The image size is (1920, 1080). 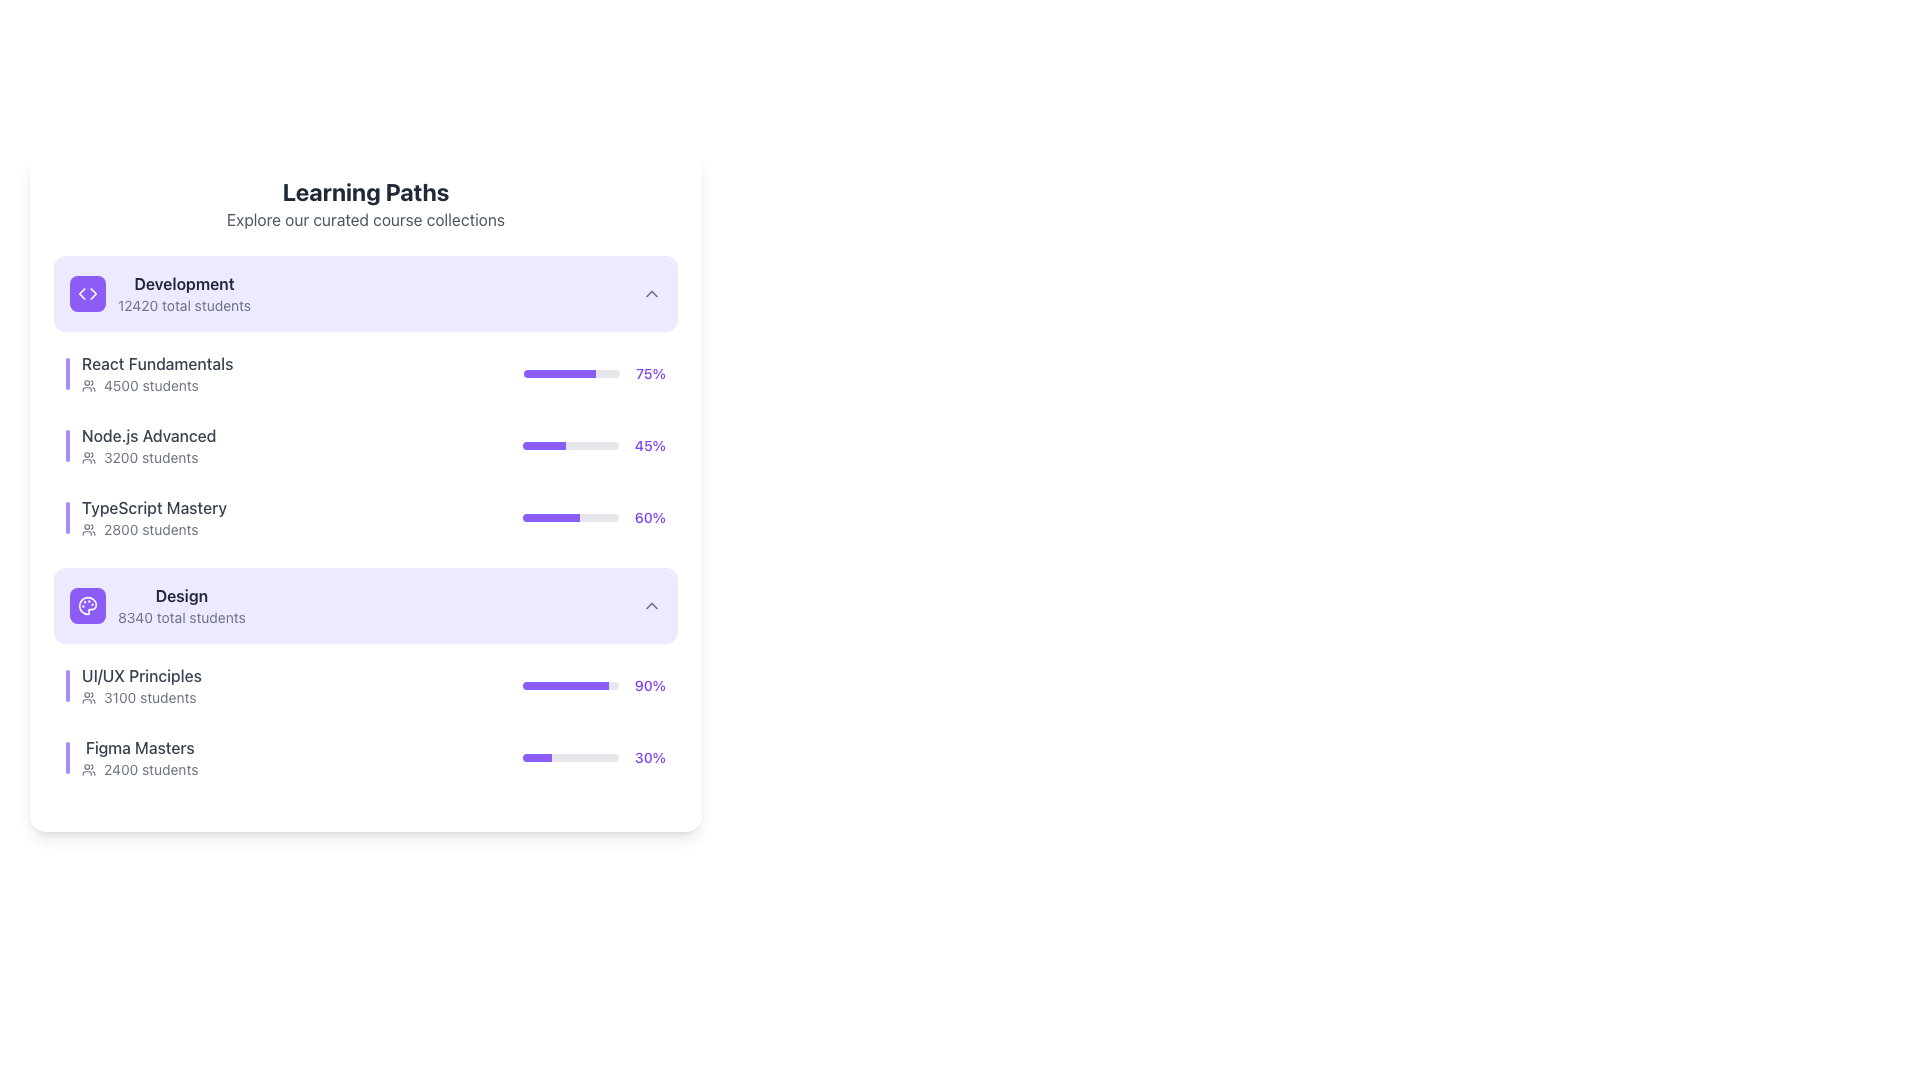 I want to click on progress, so click(x=538, y=445).